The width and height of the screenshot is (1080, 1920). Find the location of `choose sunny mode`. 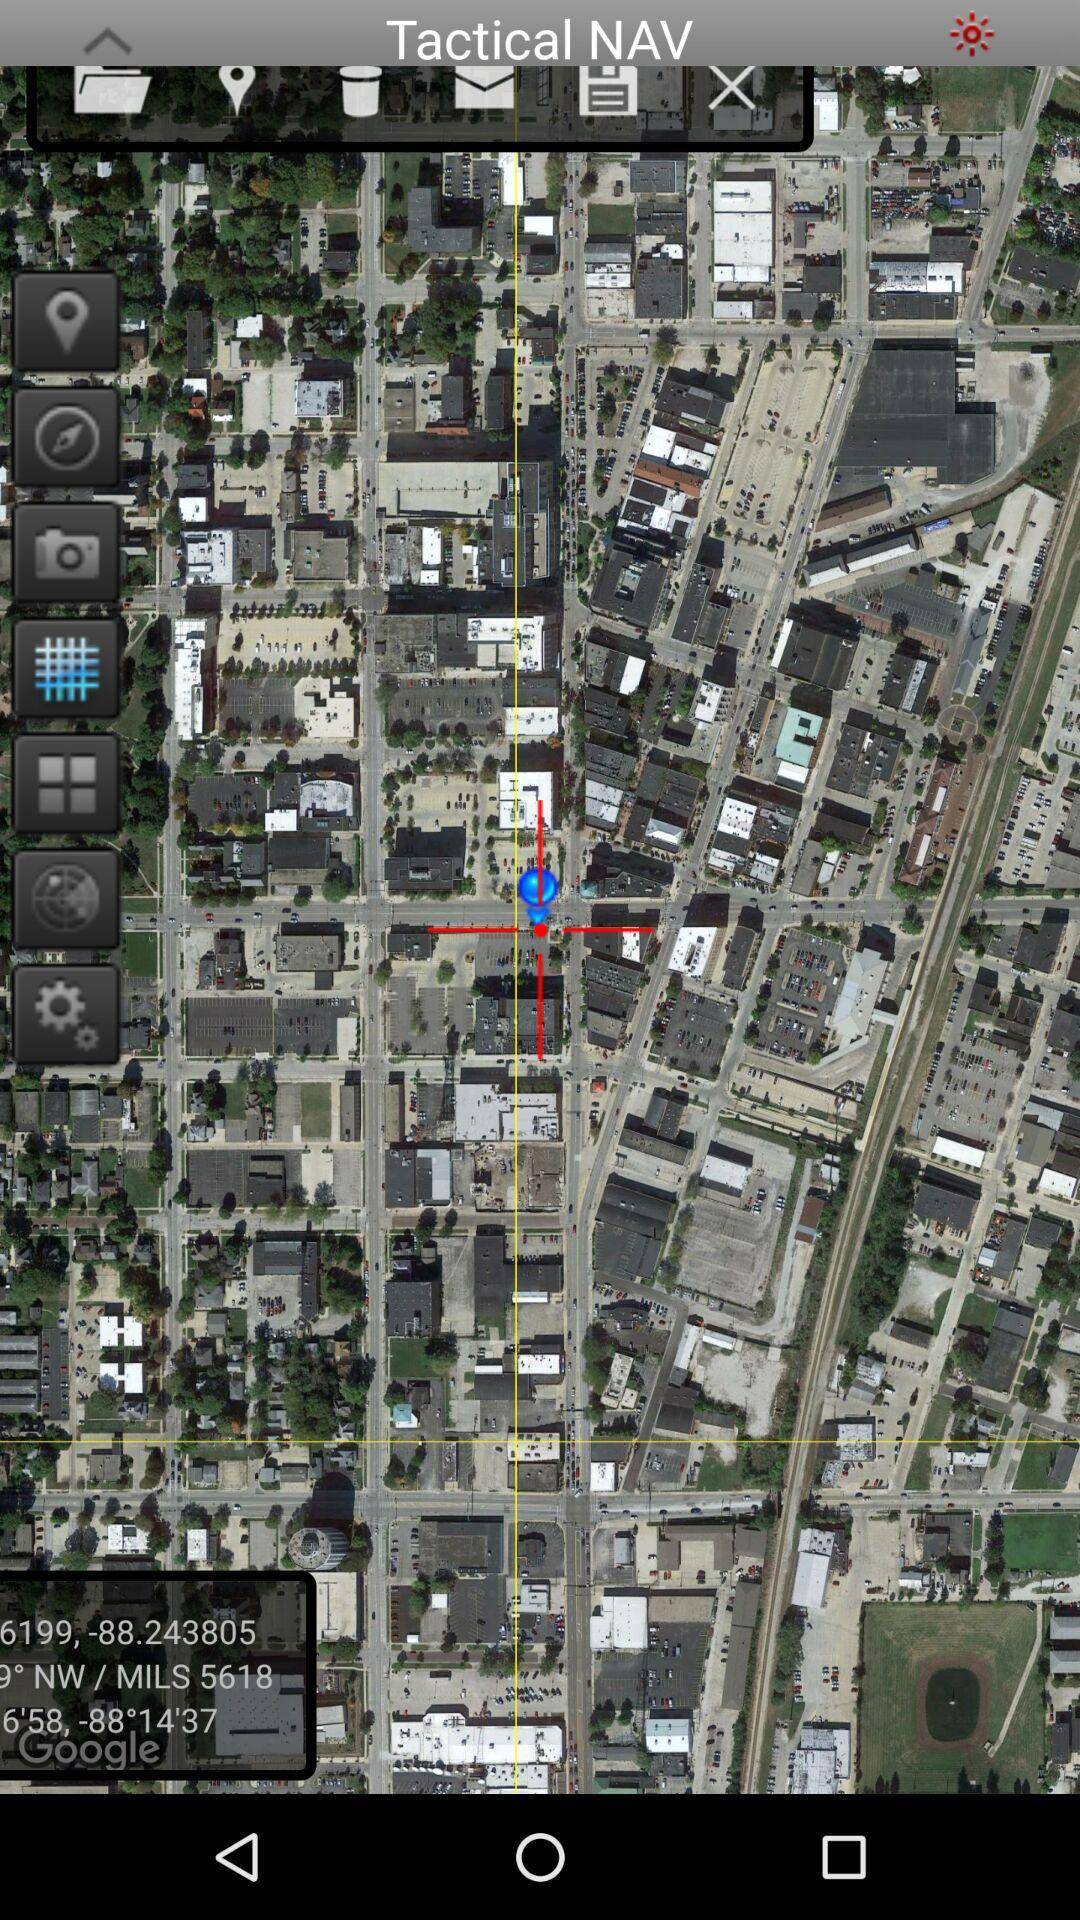

choose sunny mode is located at coordinates (971, 33).